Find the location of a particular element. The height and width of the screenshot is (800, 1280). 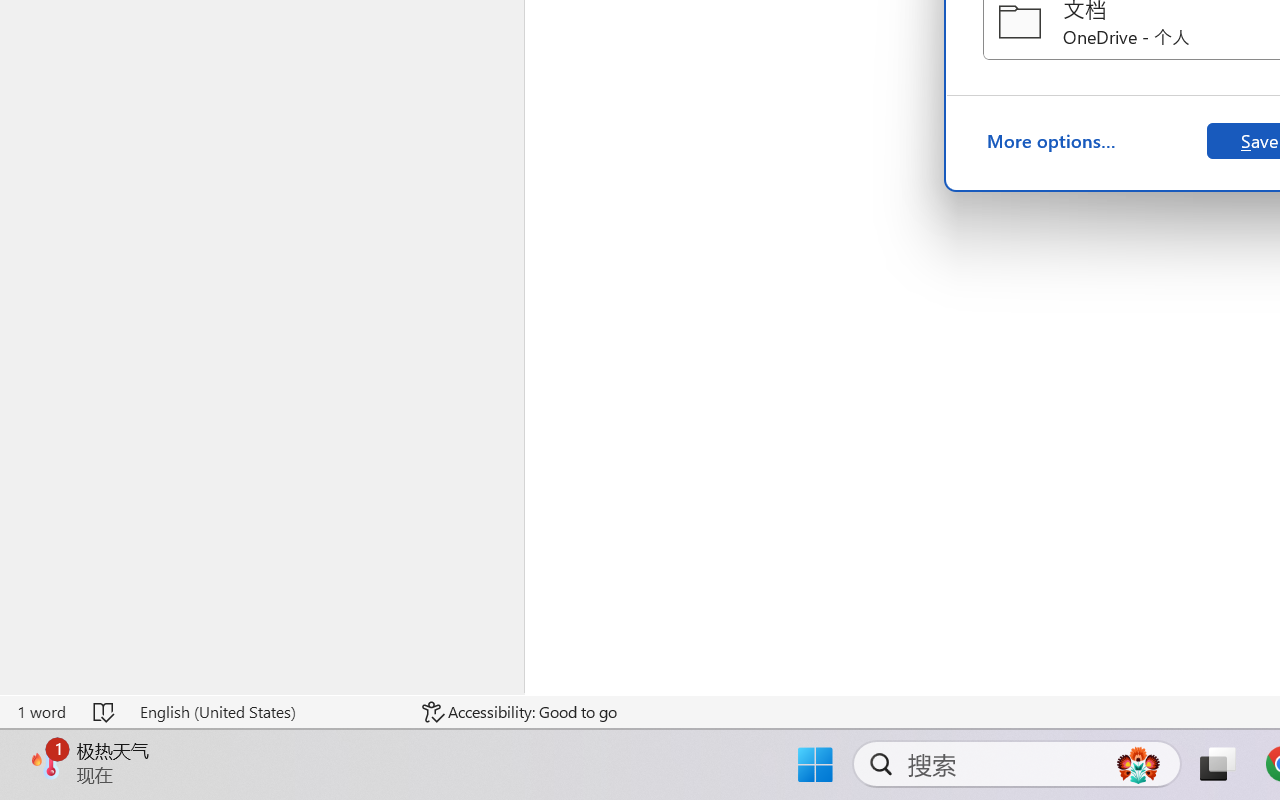

'Accessibility Checker Accessibility: Good to go' is located at coordinates (519, 711).